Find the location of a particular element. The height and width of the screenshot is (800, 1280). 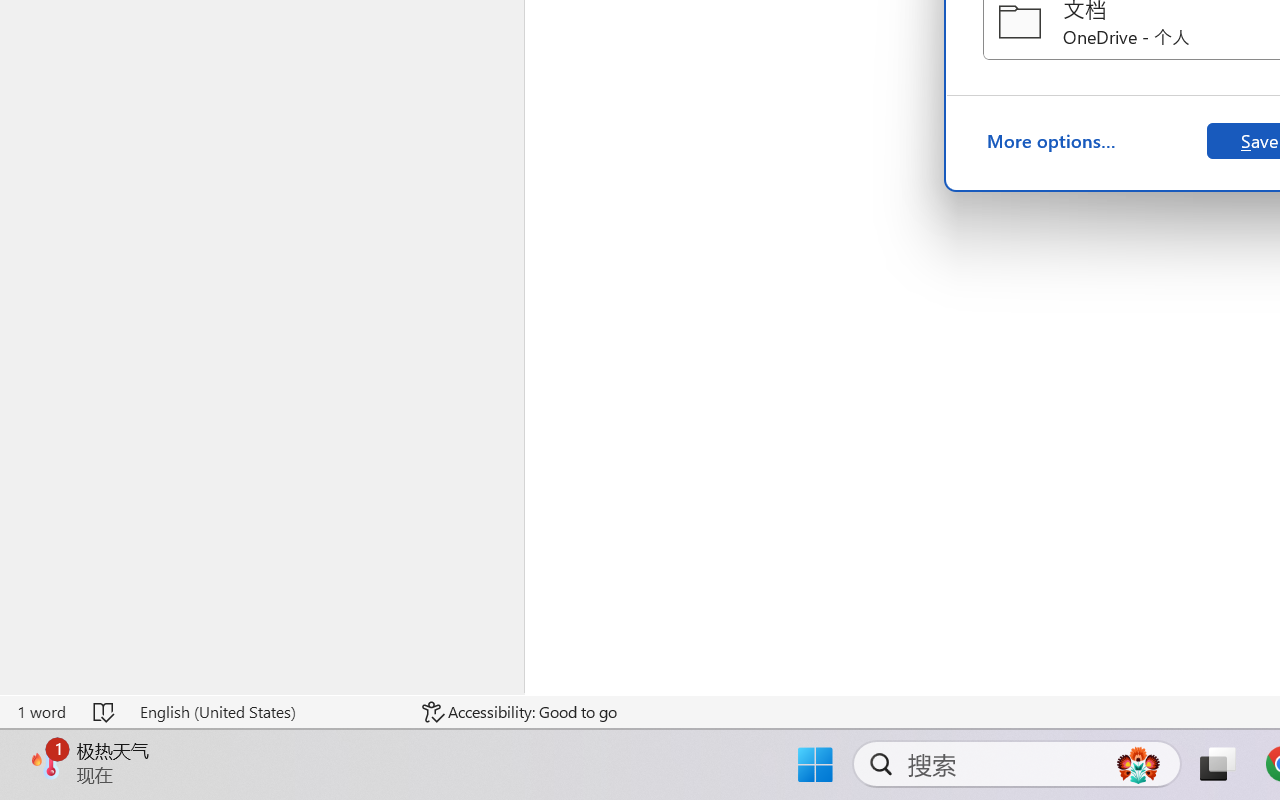

'Accessibility Checker Accessibility: Good to go' is located at coordinates (519, 711).